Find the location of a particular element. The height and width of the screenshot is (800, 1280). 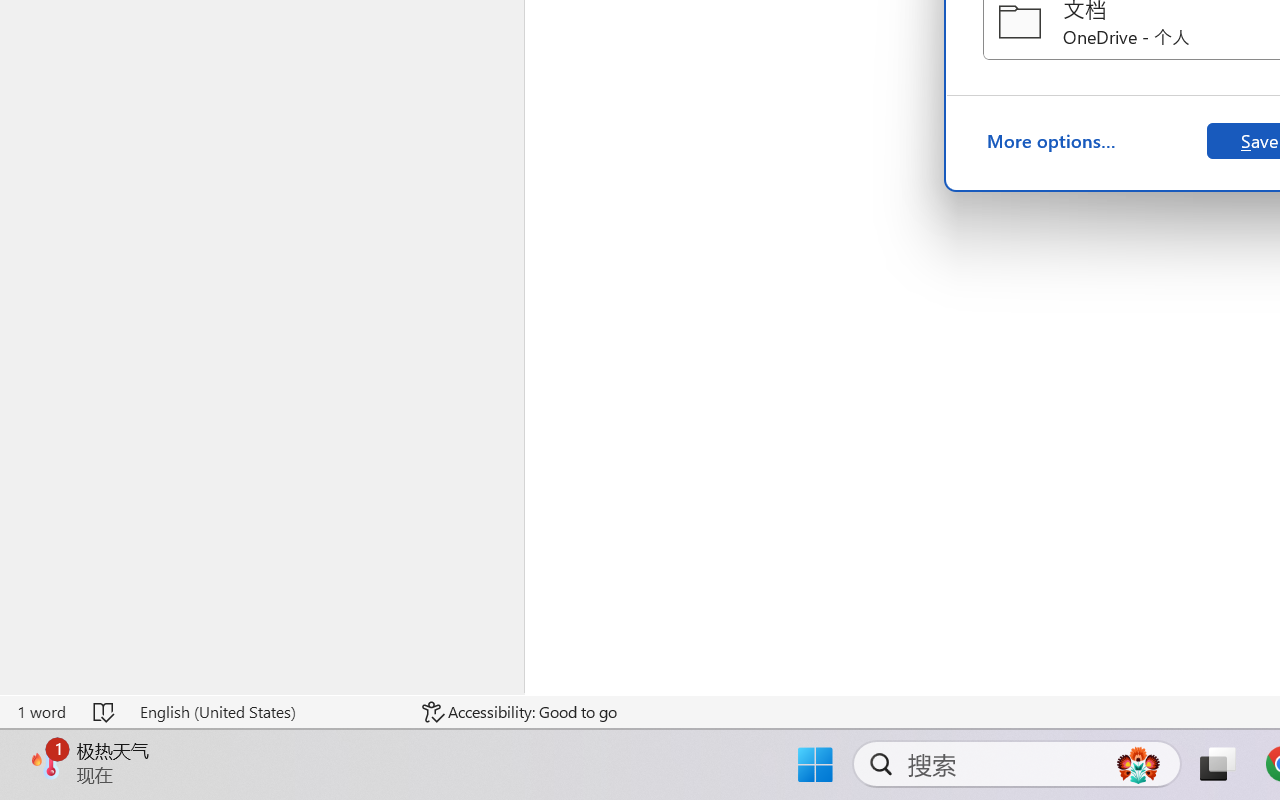

'Accessibility Checker Accessibility: Good to go' is located at coordinates (519, 711).